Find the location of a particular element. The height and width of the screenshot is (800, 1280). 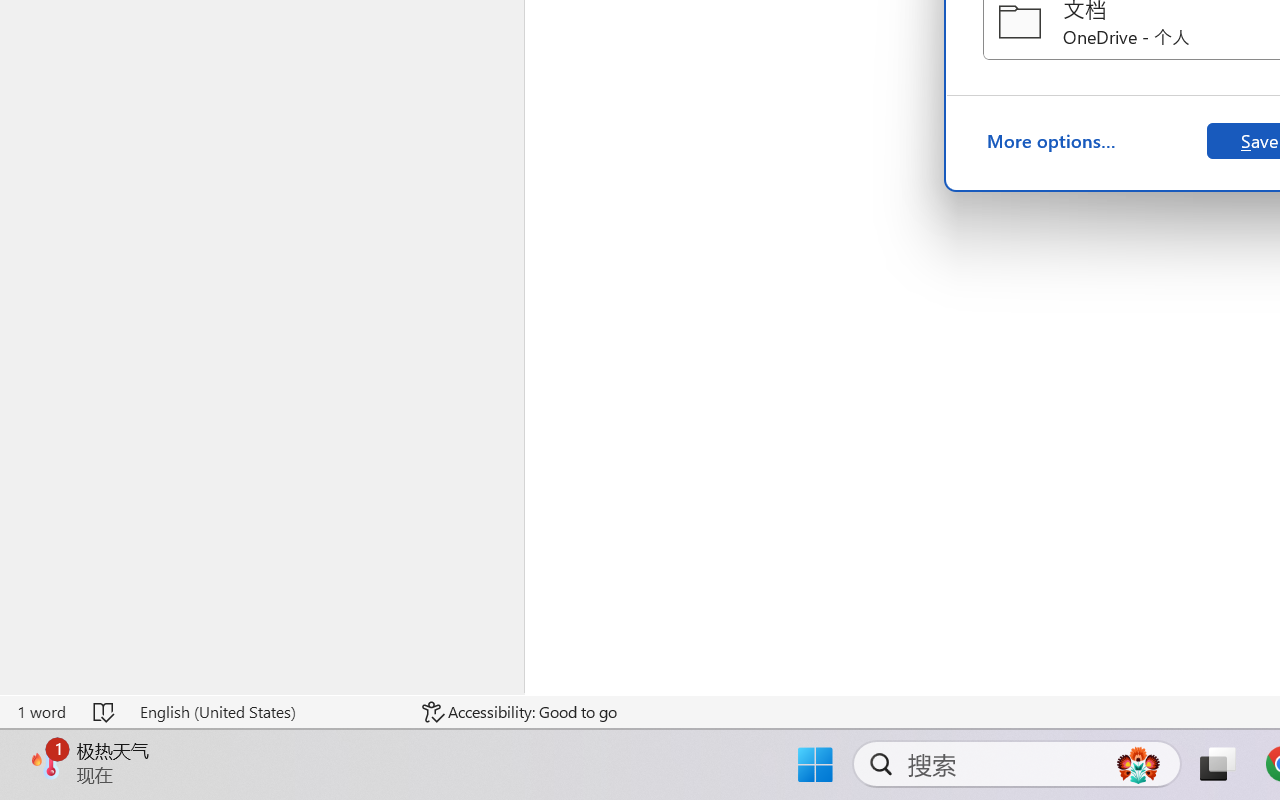

'Accessibility Checker Accessibility: Good to go' is located at coordinates (519, 711).